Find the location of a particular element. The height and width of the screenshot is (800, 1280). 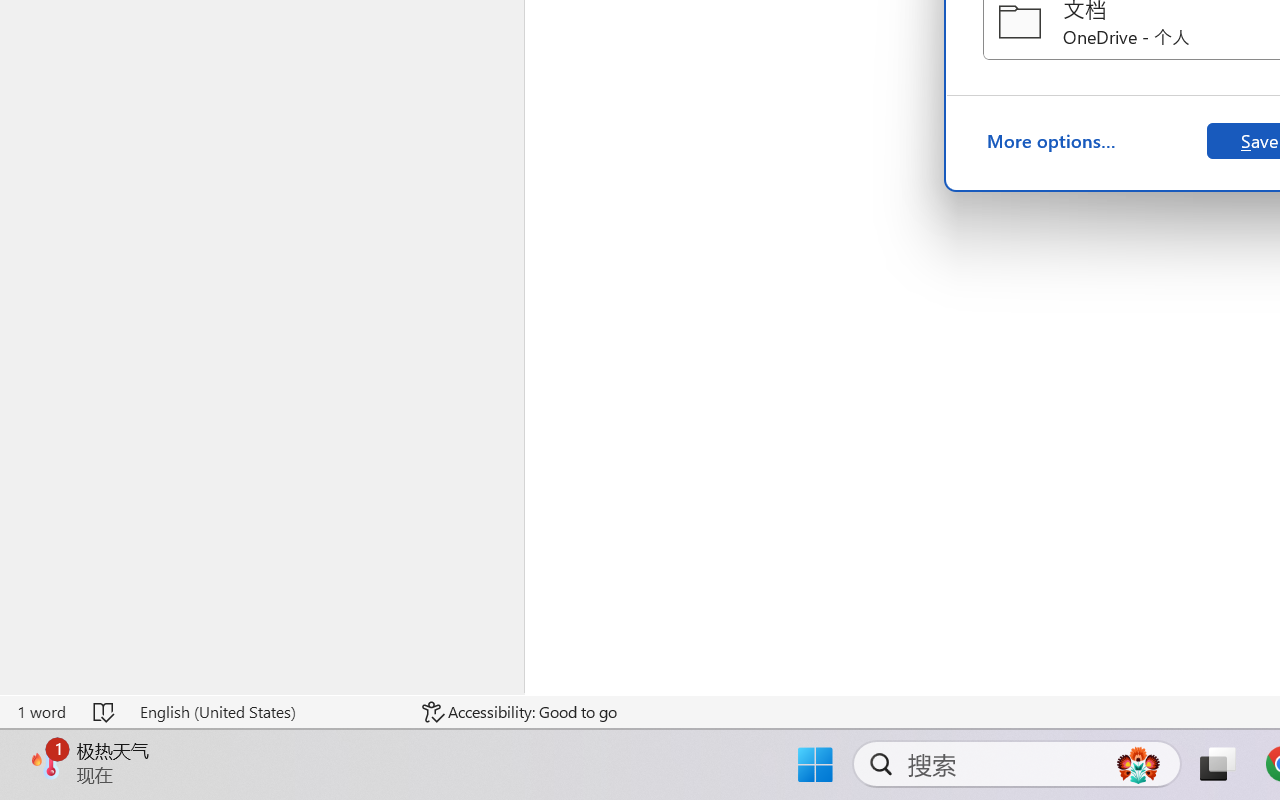

'Accessibility Checker Accessibility: Good to go' is located at coordinates (519, 711).